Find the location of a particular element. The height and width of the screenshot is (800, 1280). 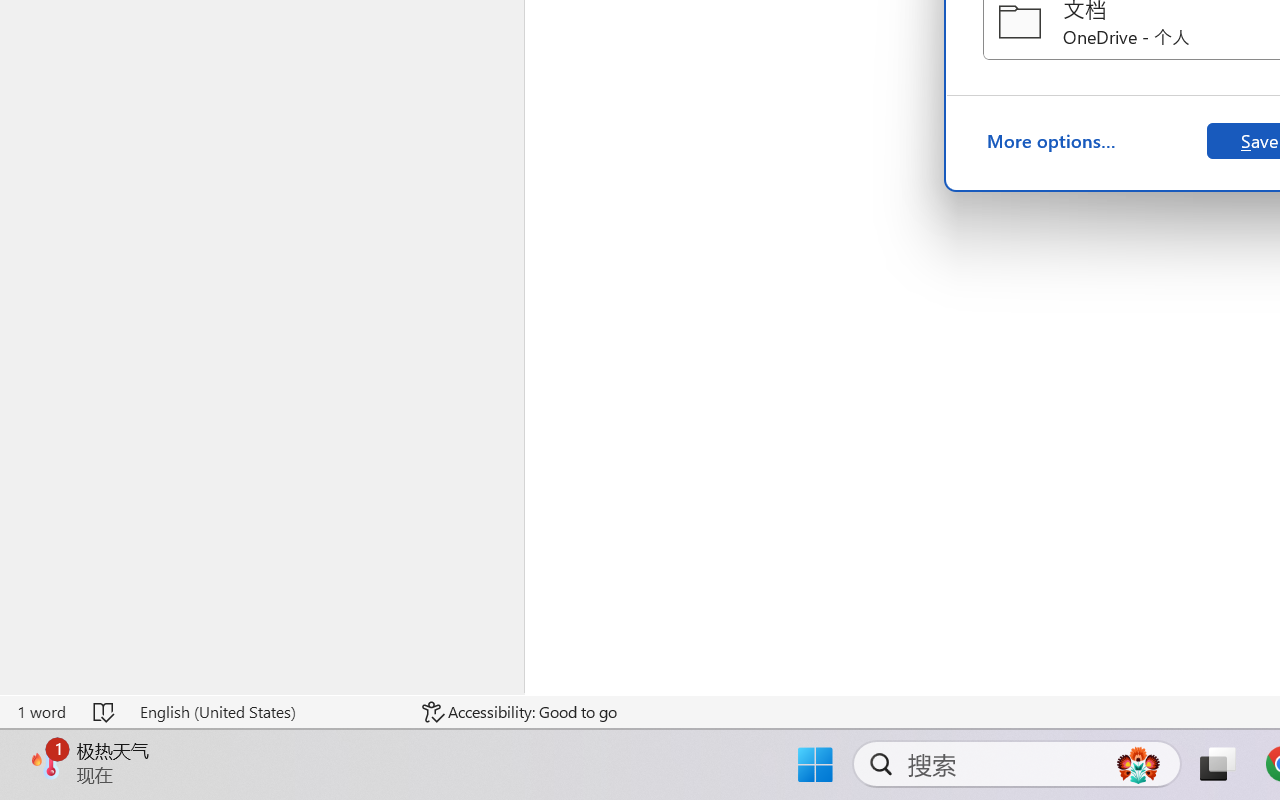

'Accessibility Checker Accessibility: Good to go' is located at coordinates (519, 711).